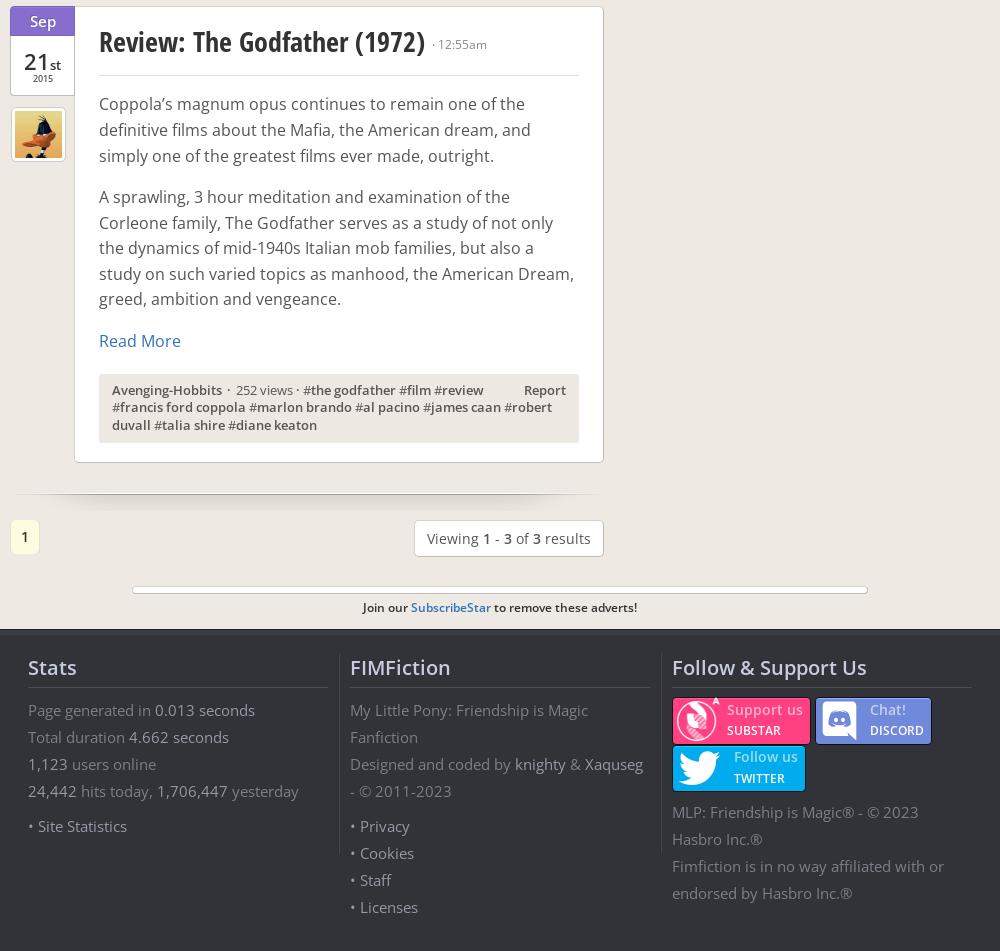 This screenshot has height=951, width=1000. I want to click on 'knighty', so click(540, 763).